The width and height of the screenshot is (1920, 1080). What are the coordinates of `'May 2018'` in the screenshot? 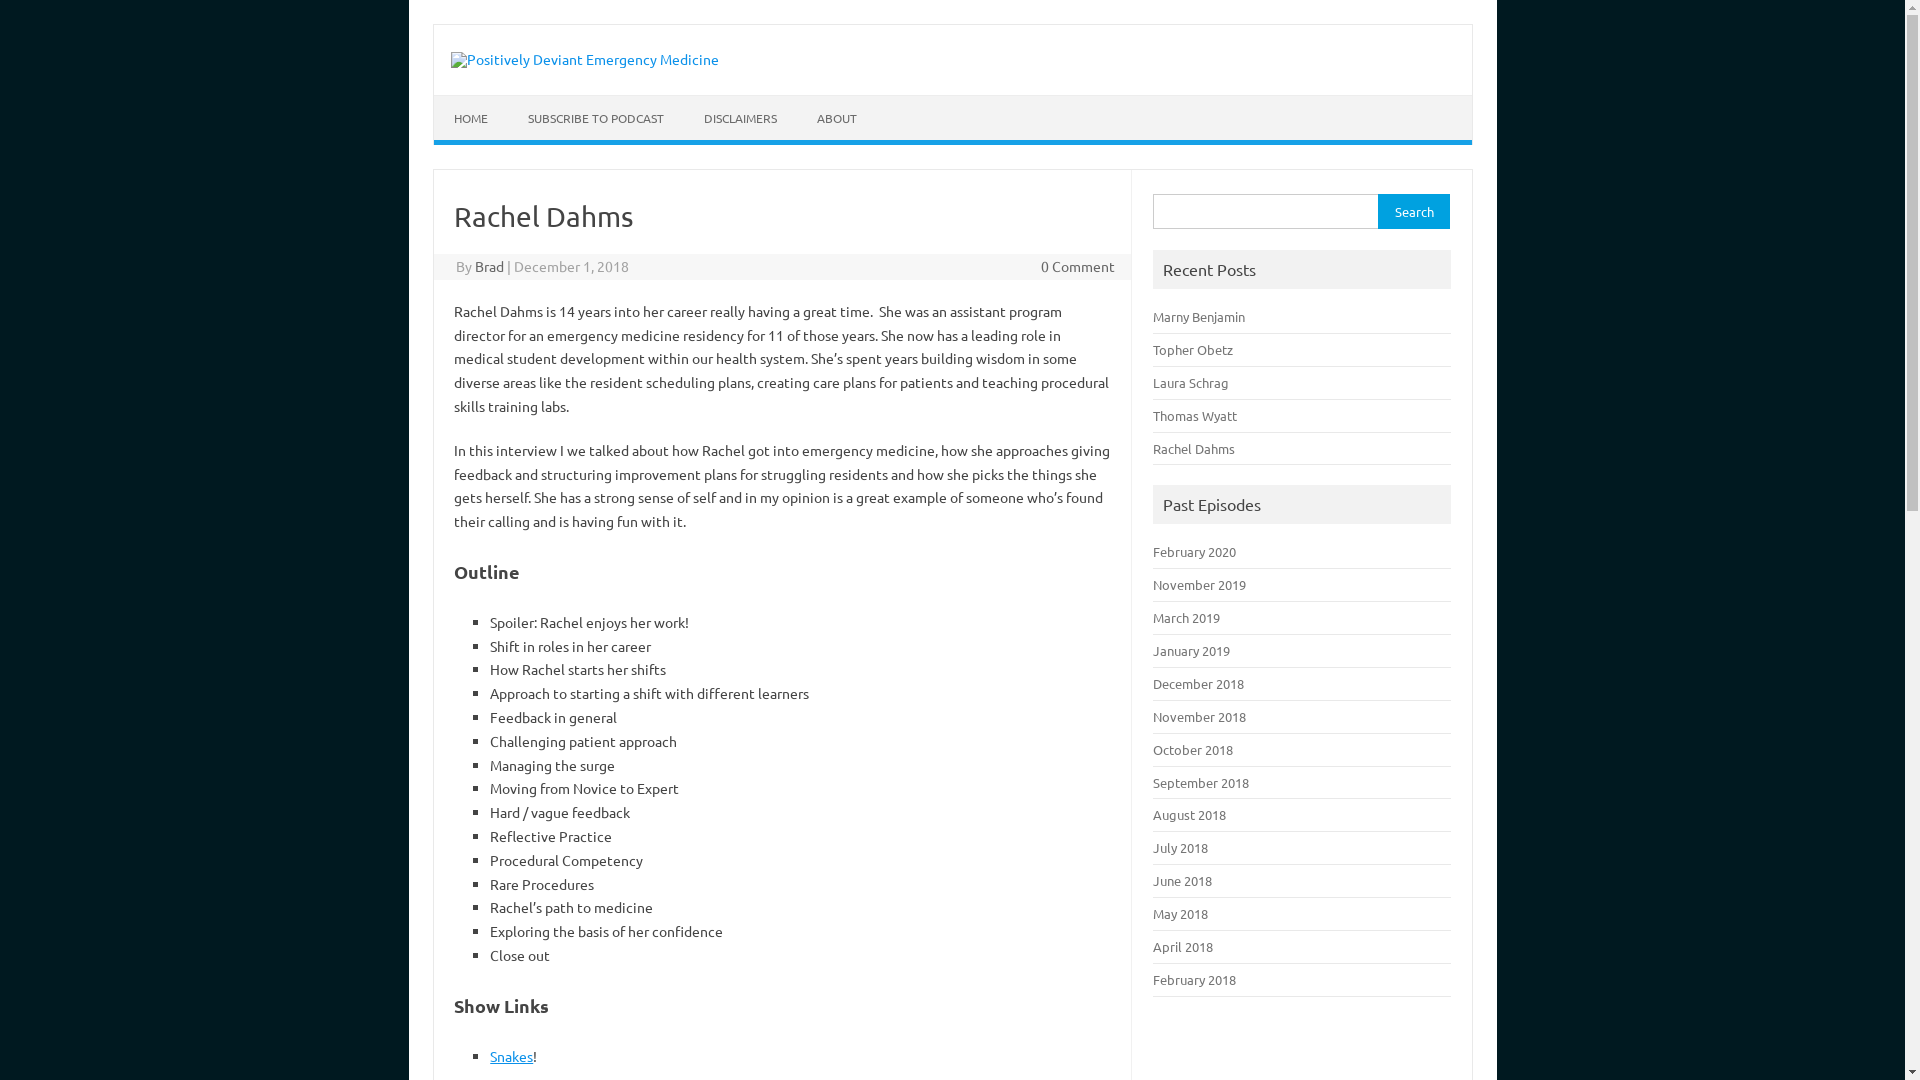 It's located at (1180, 913).